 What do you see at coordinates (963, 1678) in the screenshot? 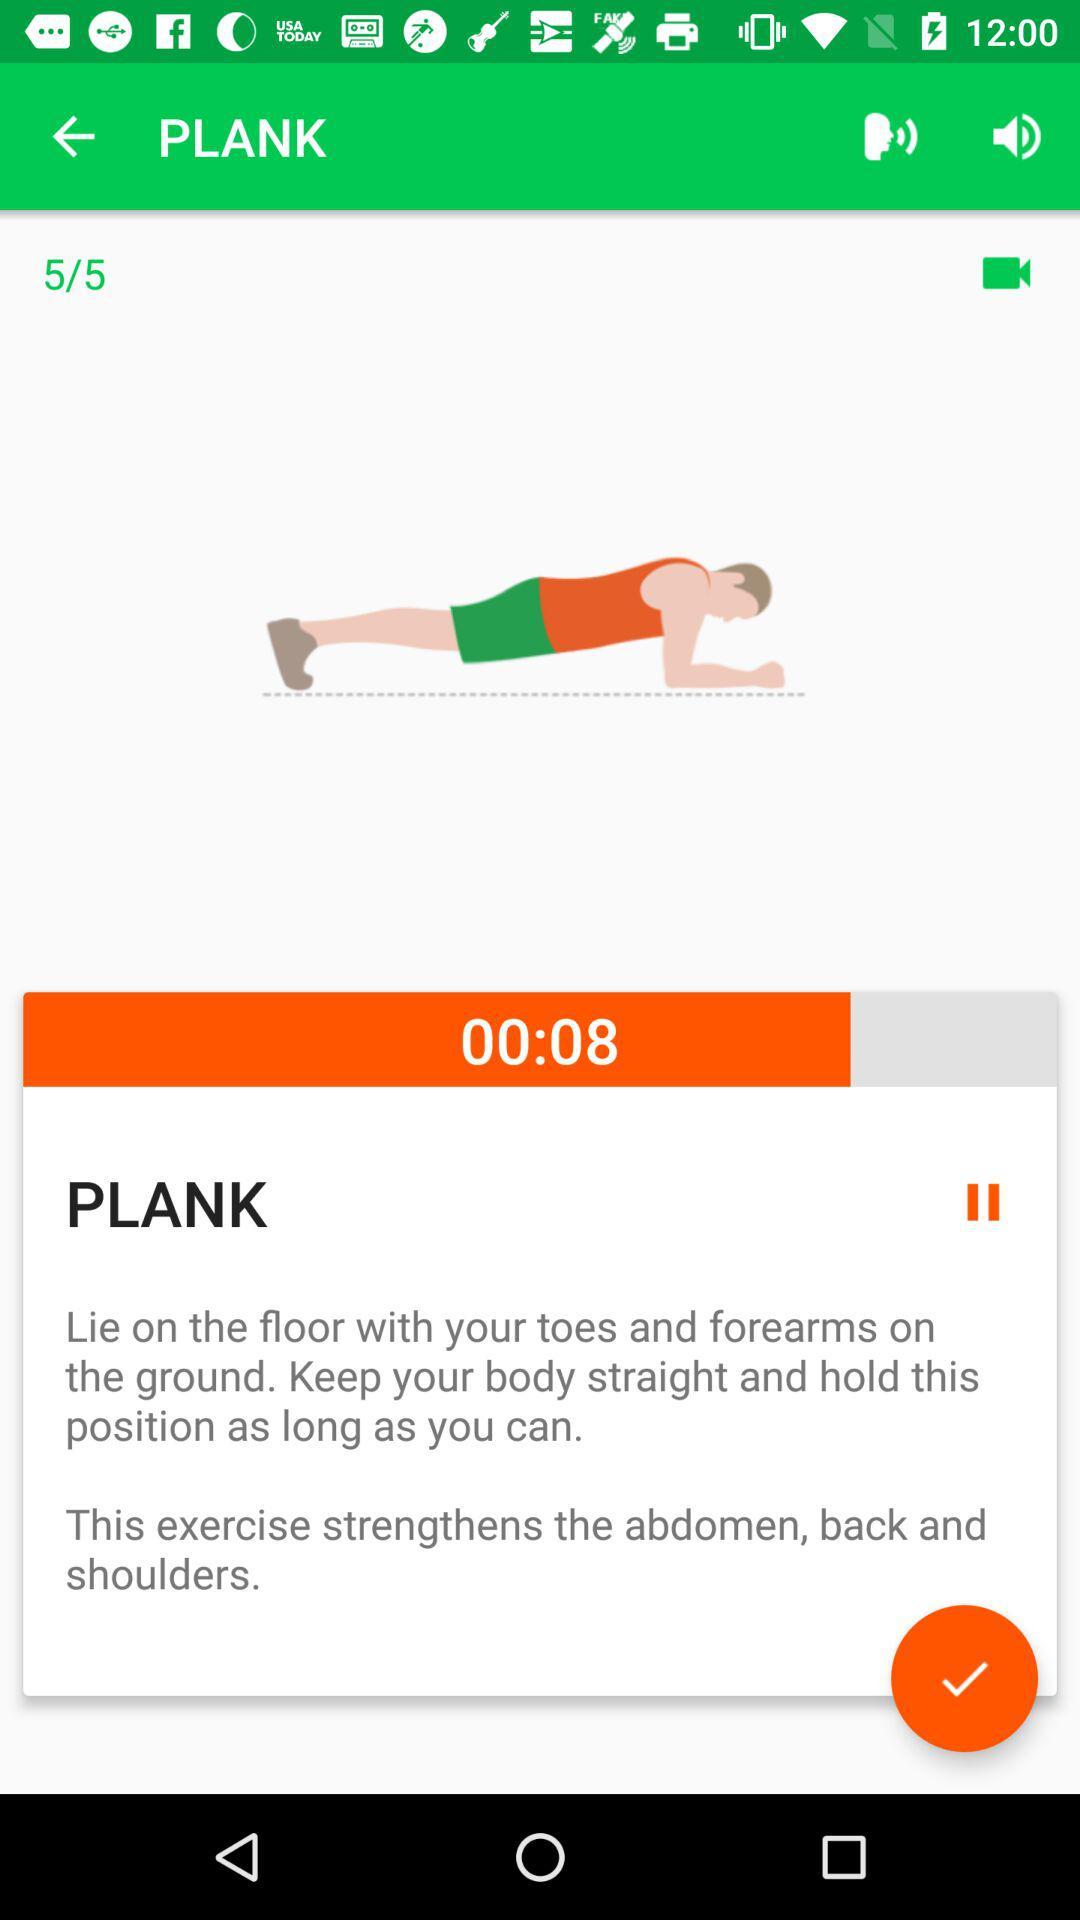
I see `the check icon` at bounding box center [963, 1678].